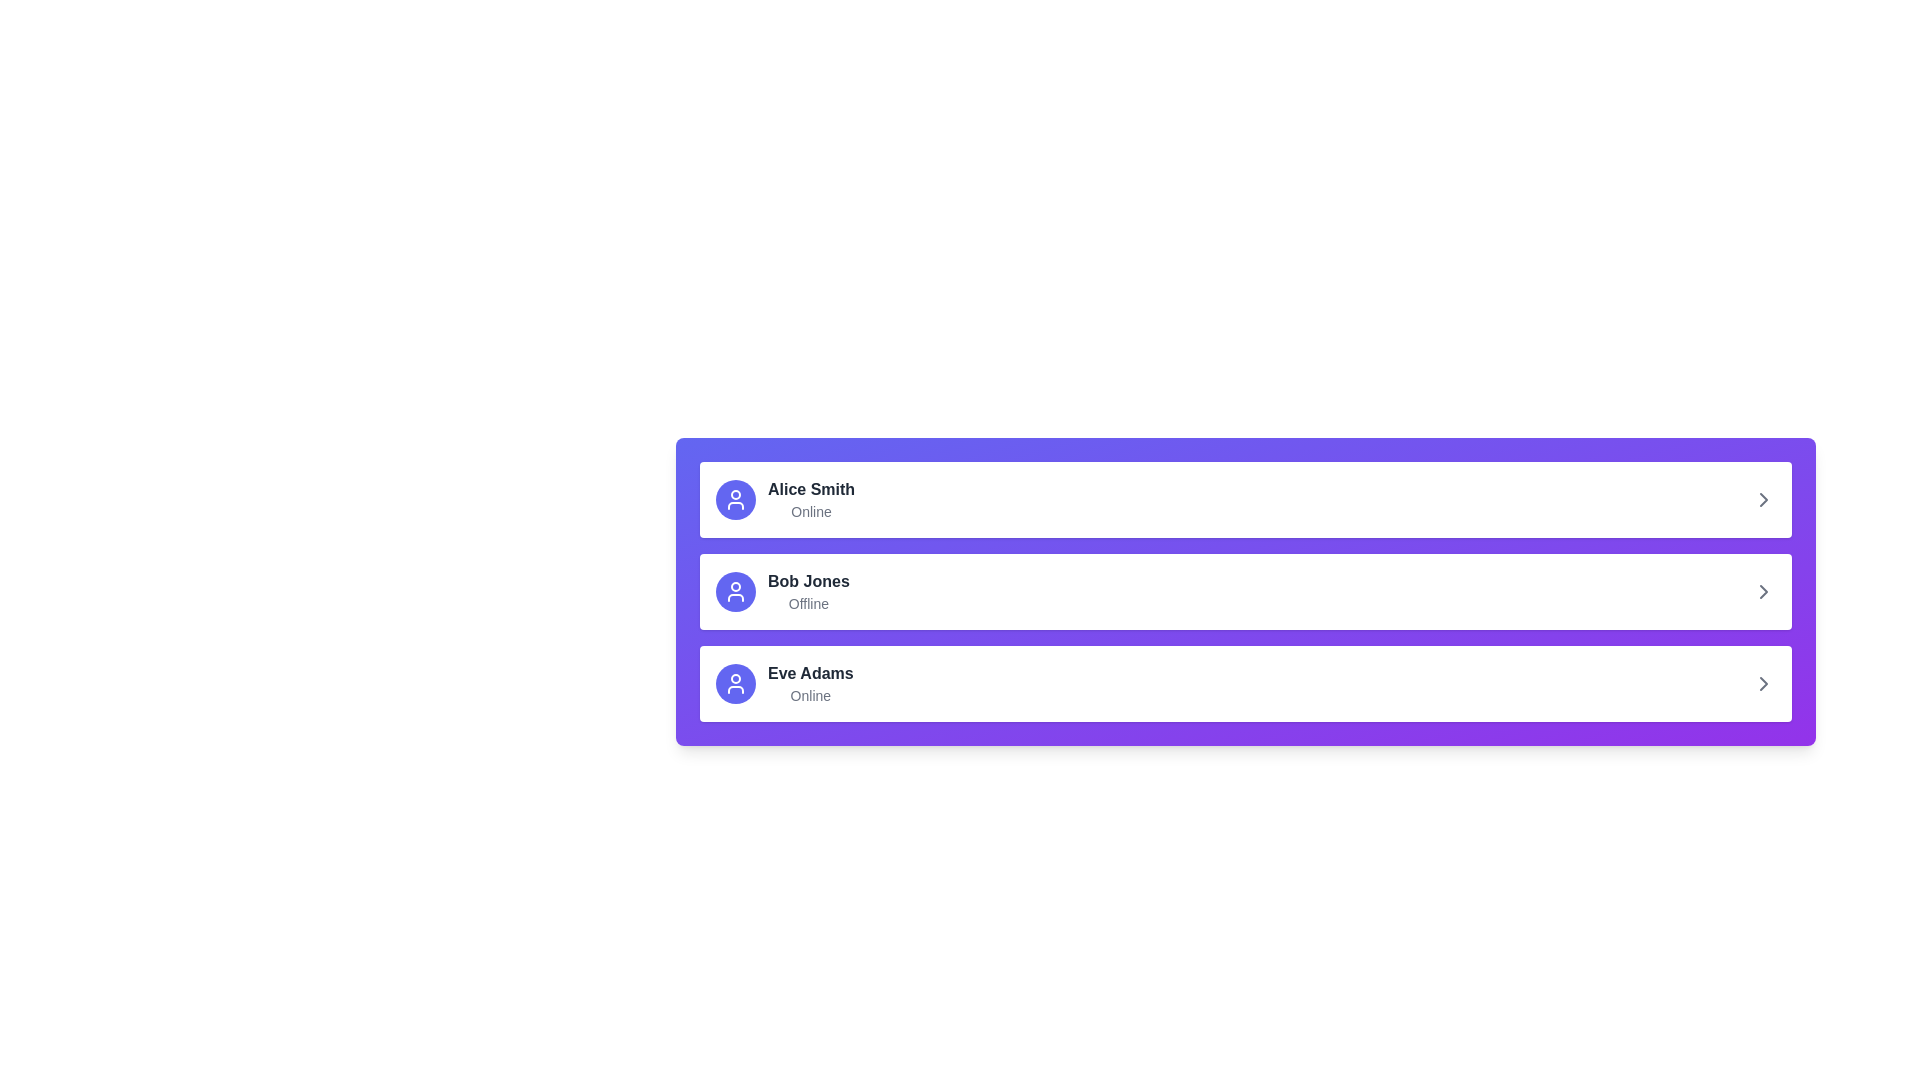  Describe the element at coordinates (1763, 499) in the screenshot. I see `the right-facing chevron icon styled in light gray, located at the far right end of the row containing 'Alice Smith' and 'Online'` at that location.